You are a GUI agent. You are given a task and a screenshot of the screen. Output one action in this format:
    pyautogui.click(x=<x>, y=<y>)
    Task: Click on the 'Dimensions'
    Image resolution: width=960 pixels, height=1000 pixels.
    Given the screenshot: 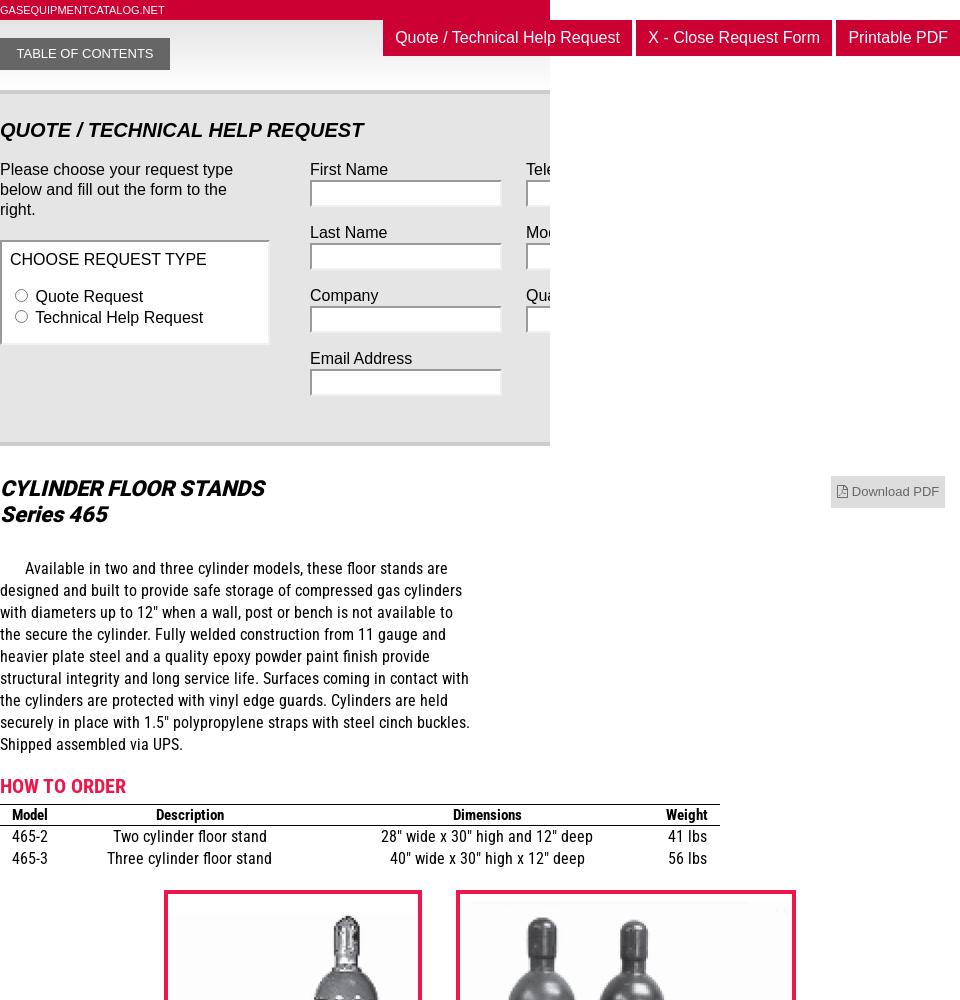 What is the action you would take?
    pyautogui.click(x=451, y=814)
    